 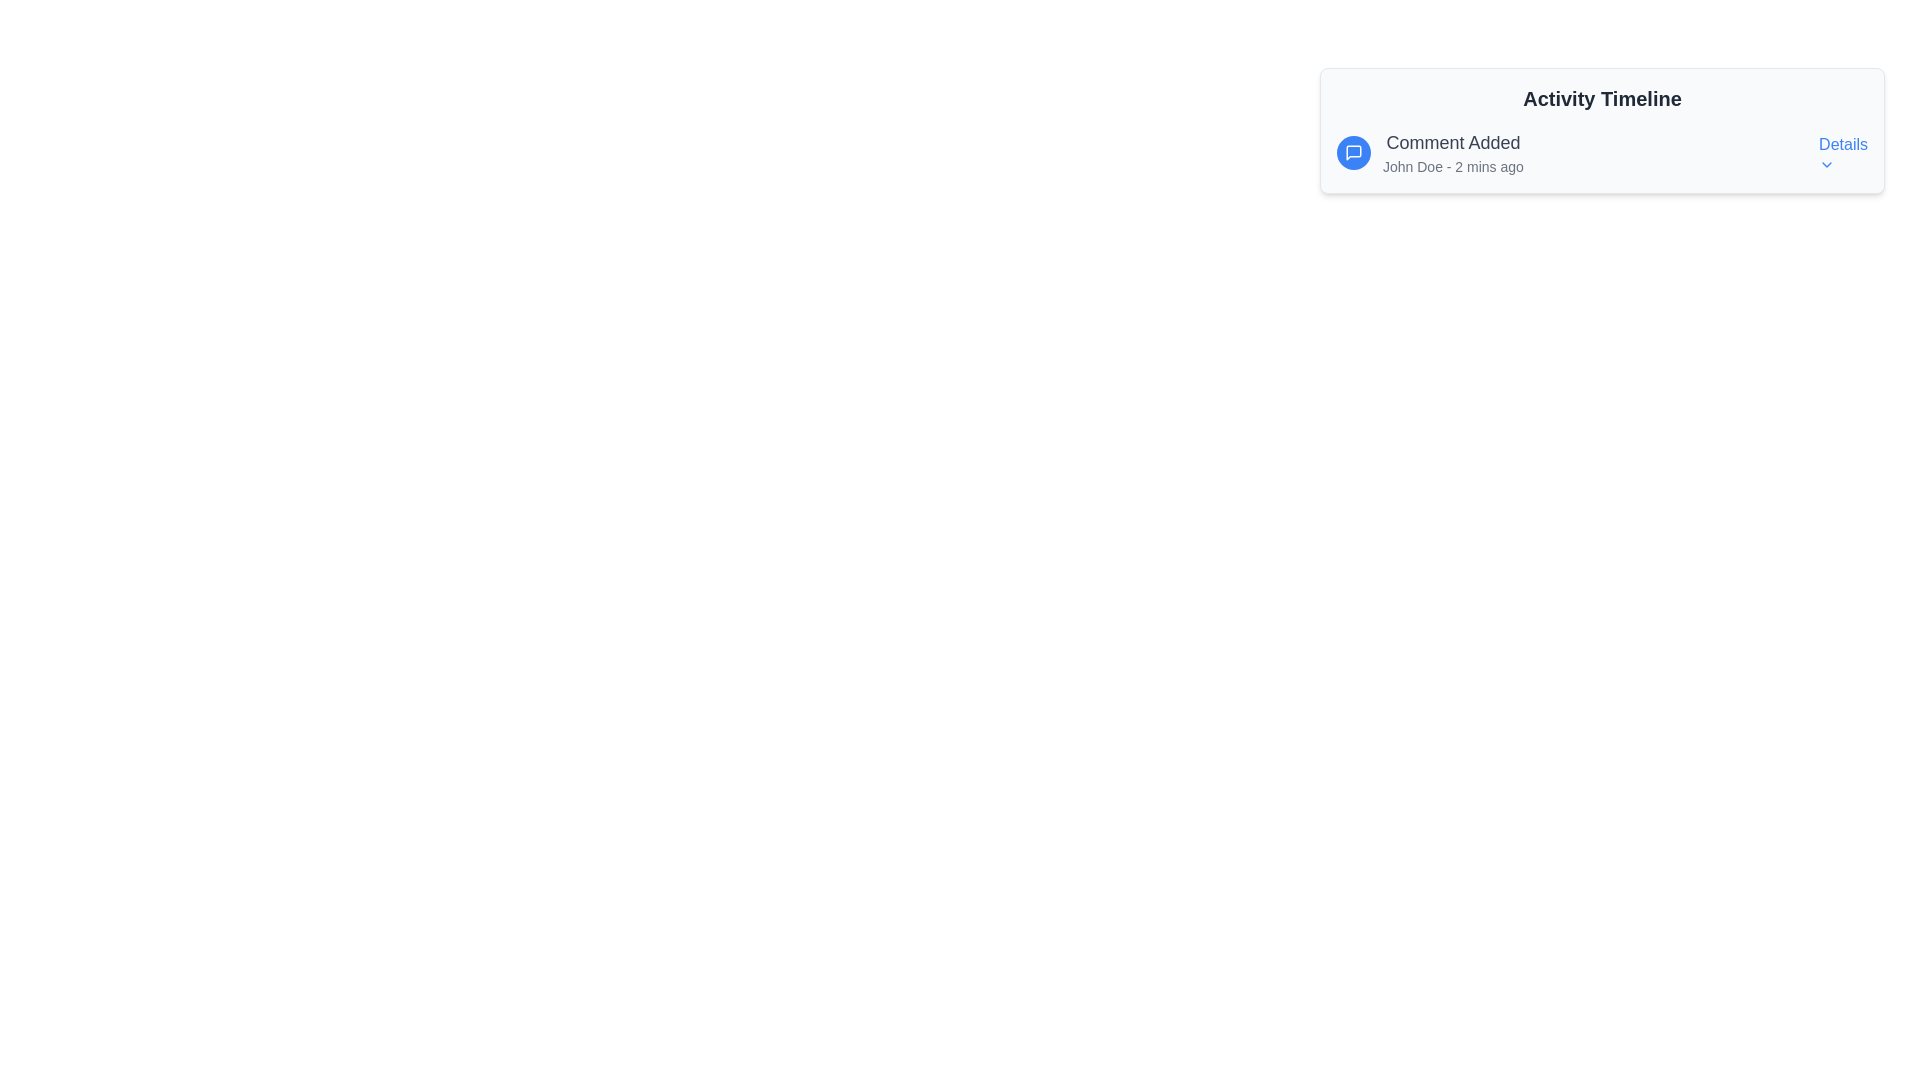 I want to click on the Text link with accompanying icon on the top right corner of the 'Activity Timeline' section, so click(x=1842, y=152).